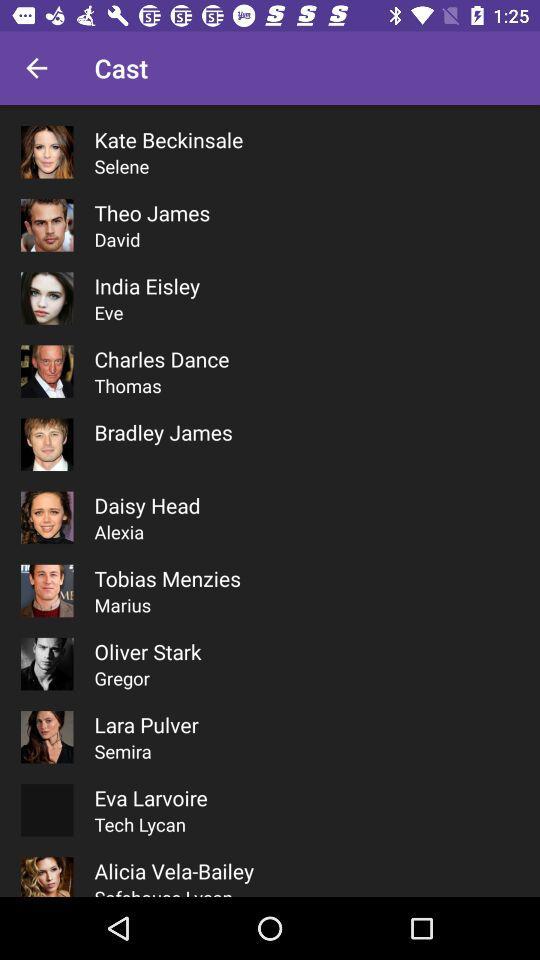 This screenshot has width=540, height=960. I want to click on tech lycan item, so click(139, 824).